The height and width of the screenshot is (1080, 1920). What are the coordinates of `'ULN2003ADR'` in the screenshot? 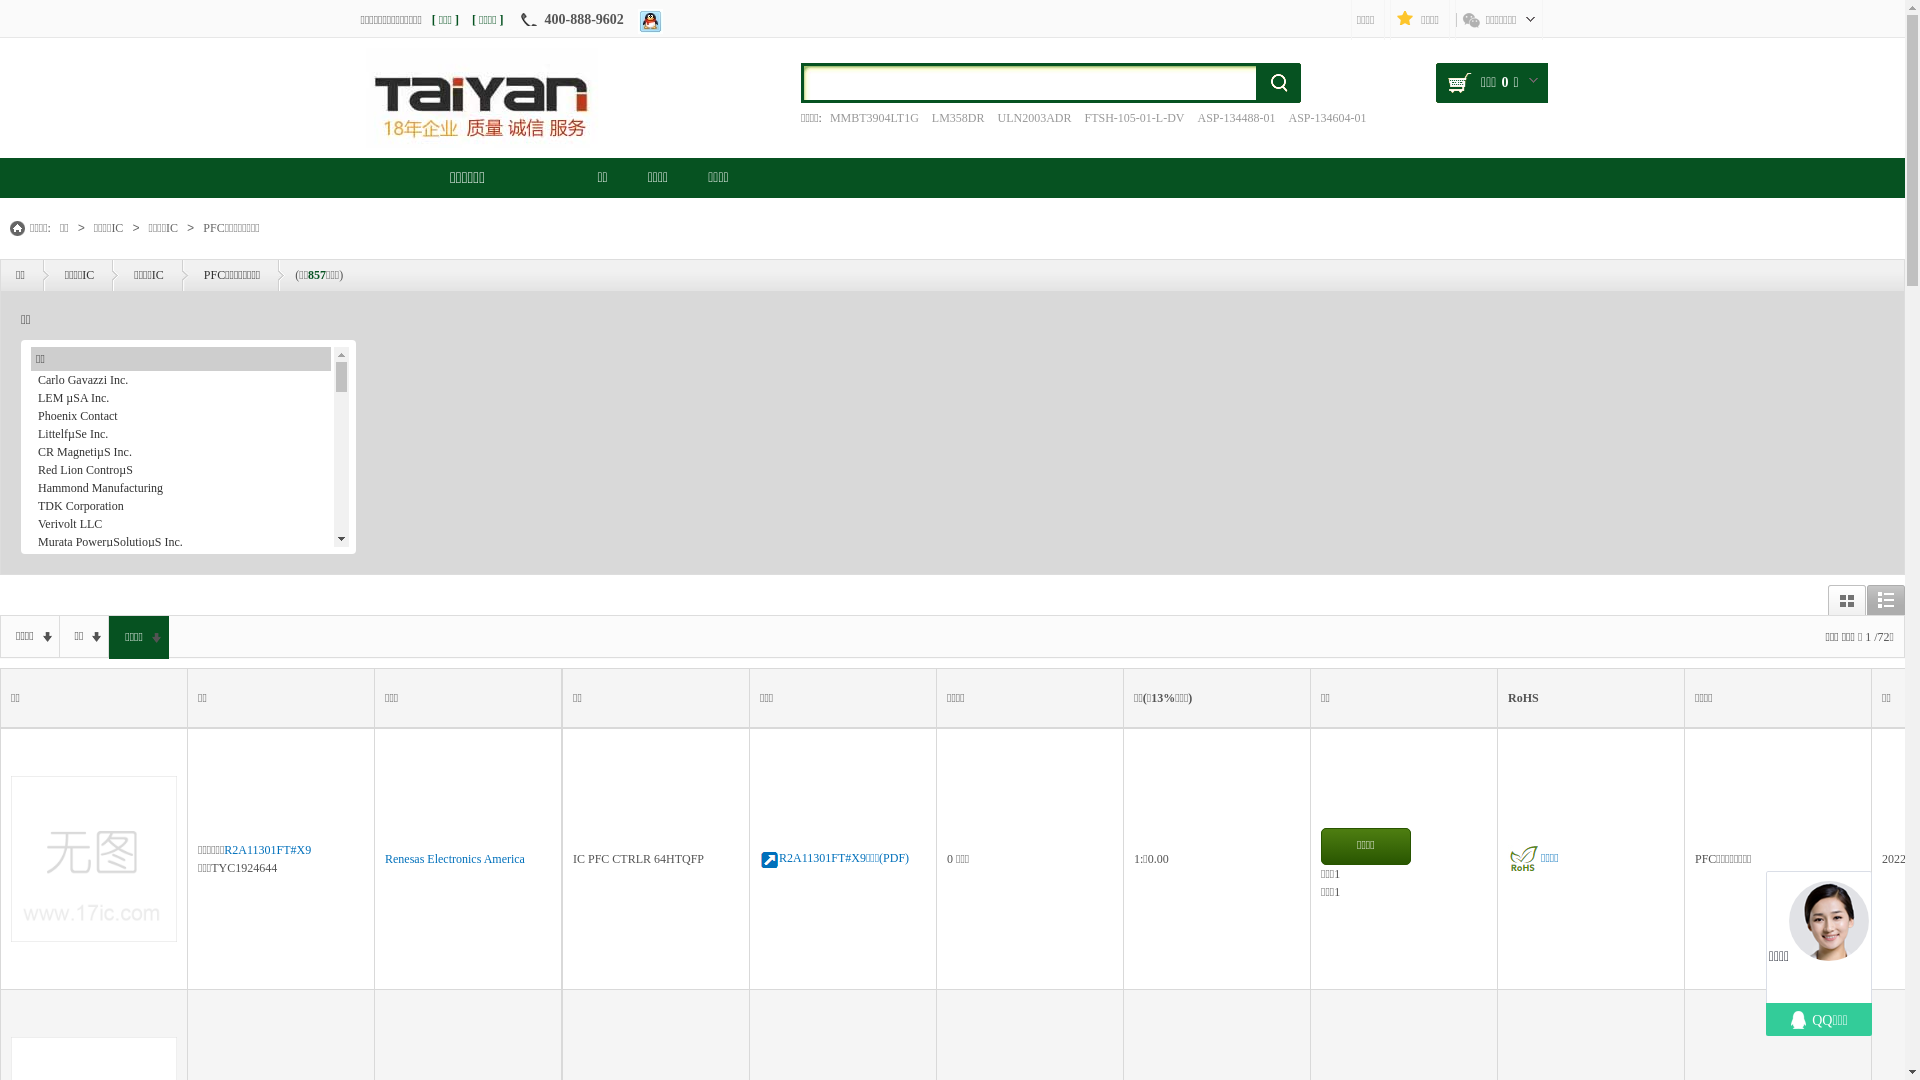 It's located at (1033, 118).